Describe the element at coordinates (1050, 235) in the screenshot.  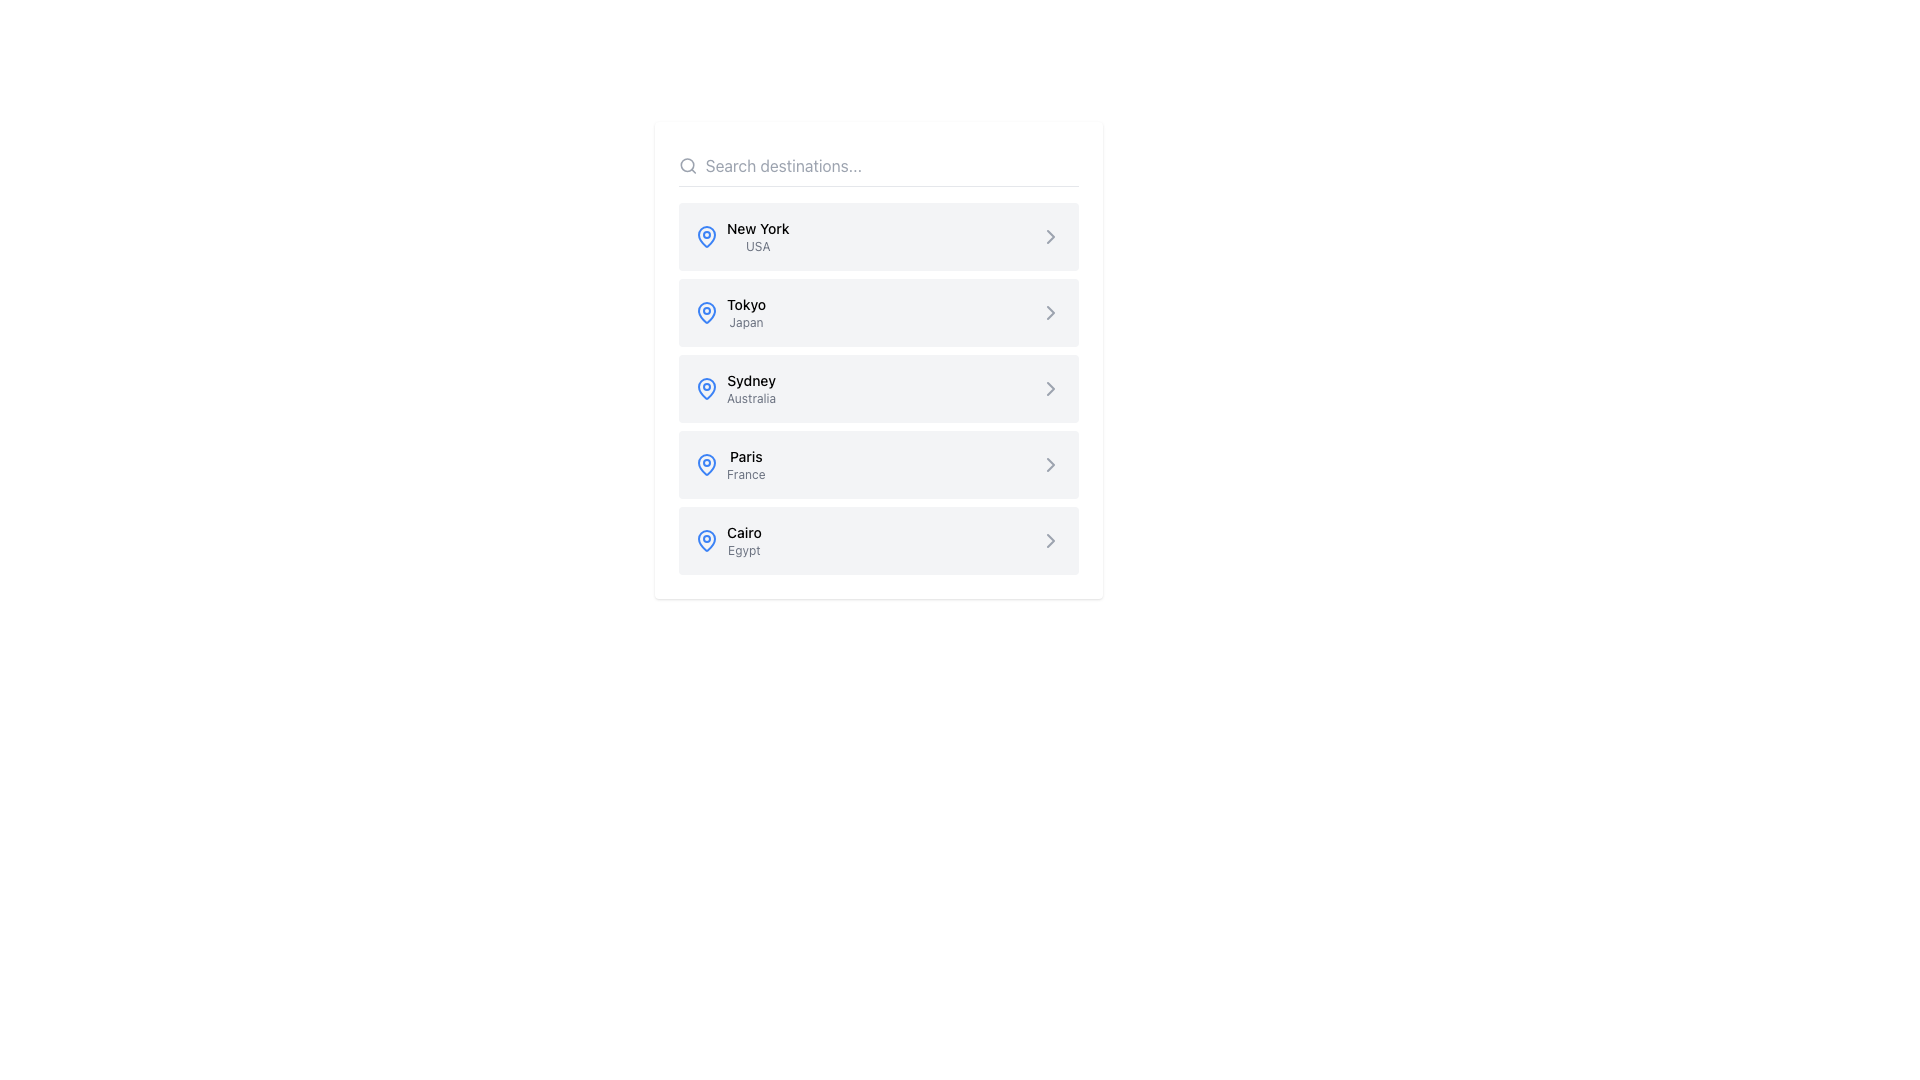
I see `the interactive icon located on the right side of the 'New York, USA' item in the list of destinations` at that location.